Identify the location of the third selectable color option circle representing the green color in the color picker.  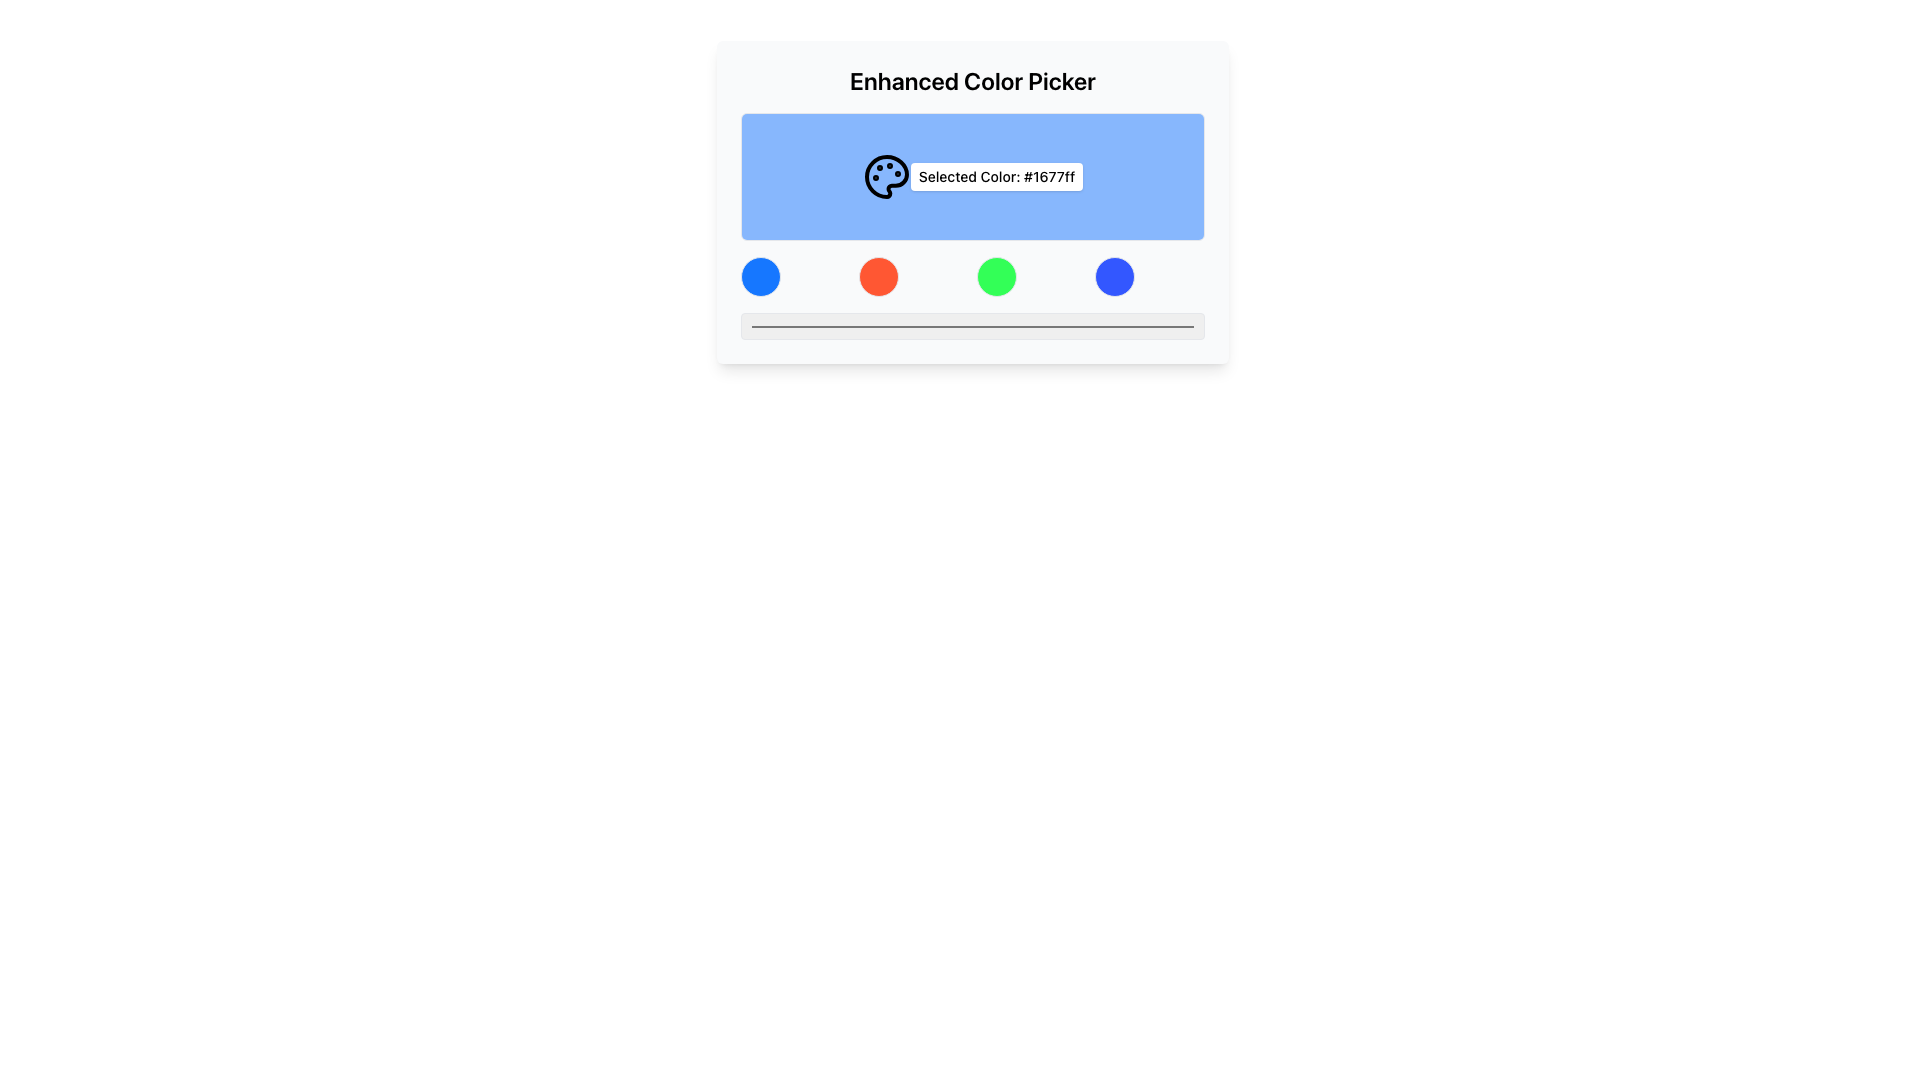
(997, 277).